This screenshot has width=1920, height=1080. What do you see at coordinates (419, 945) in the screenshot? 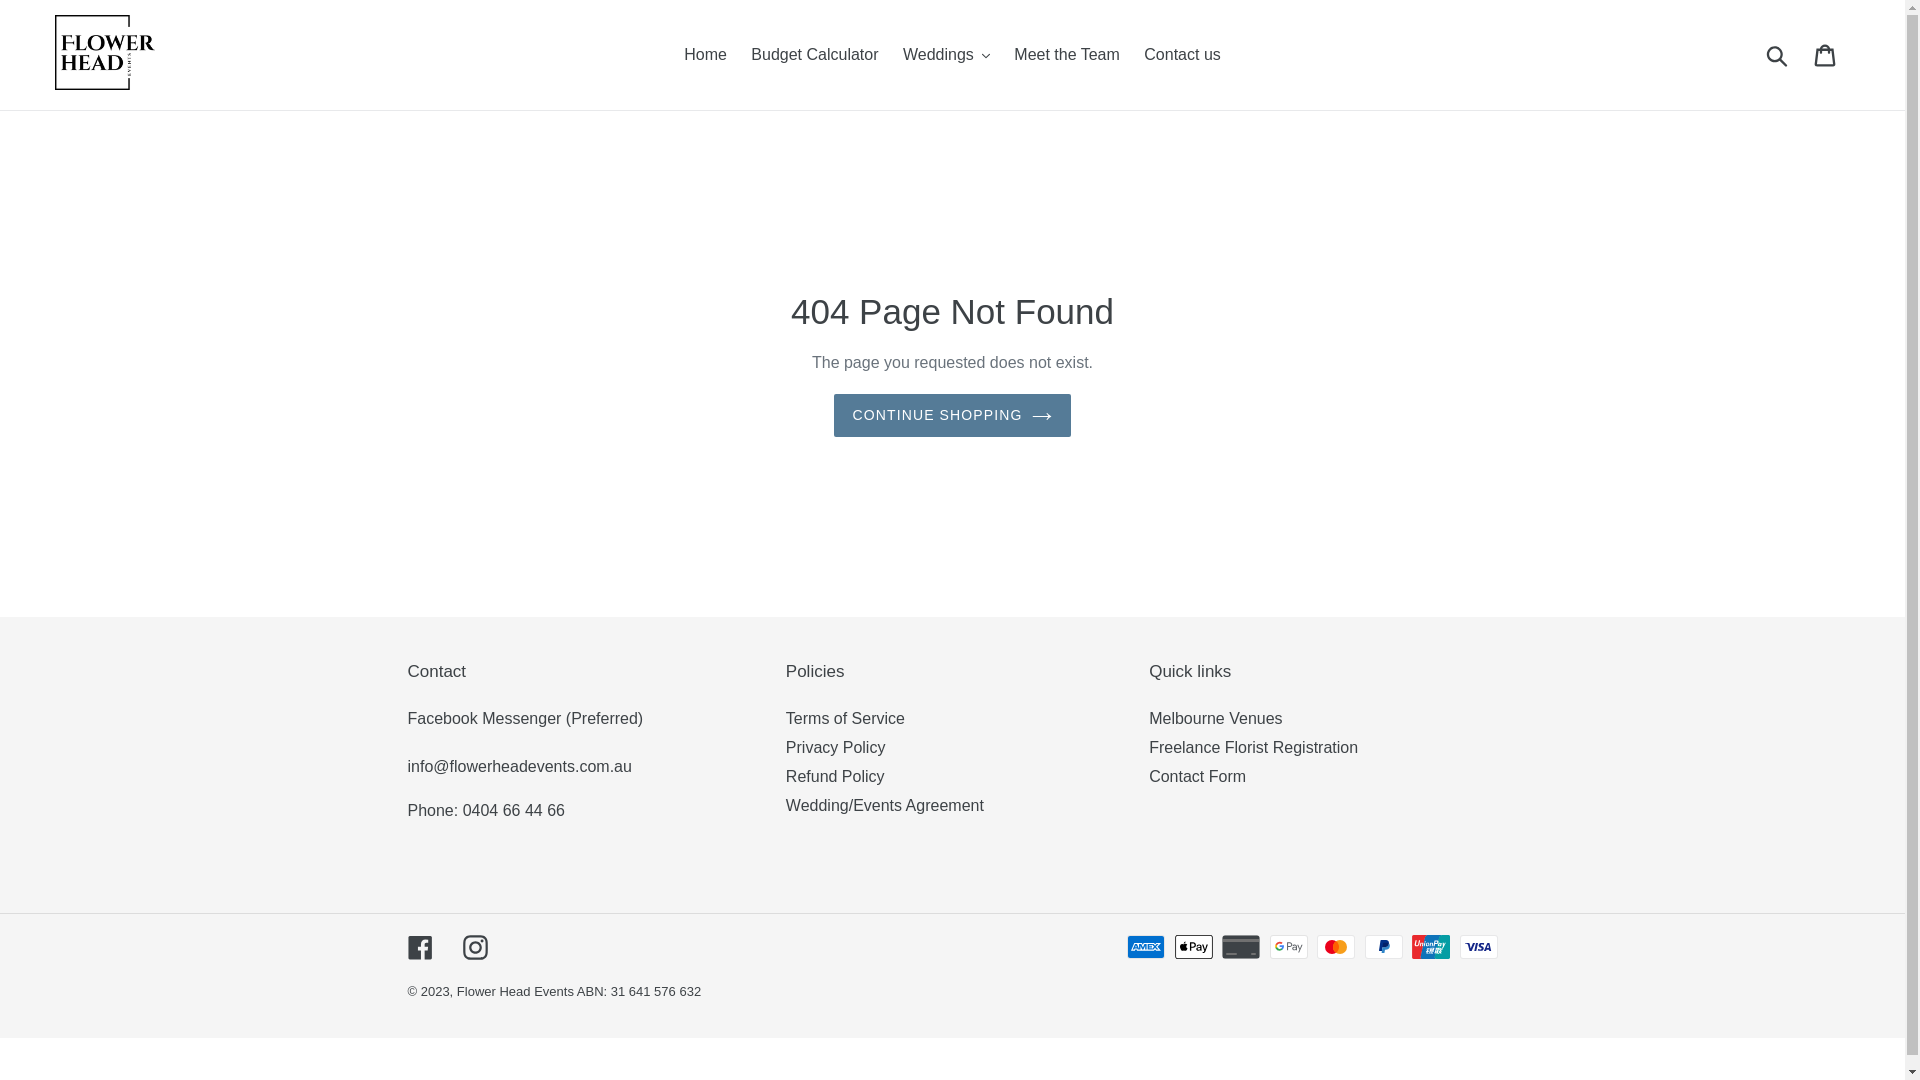
I see `'Facebook'` at bounding box center [419, 945].